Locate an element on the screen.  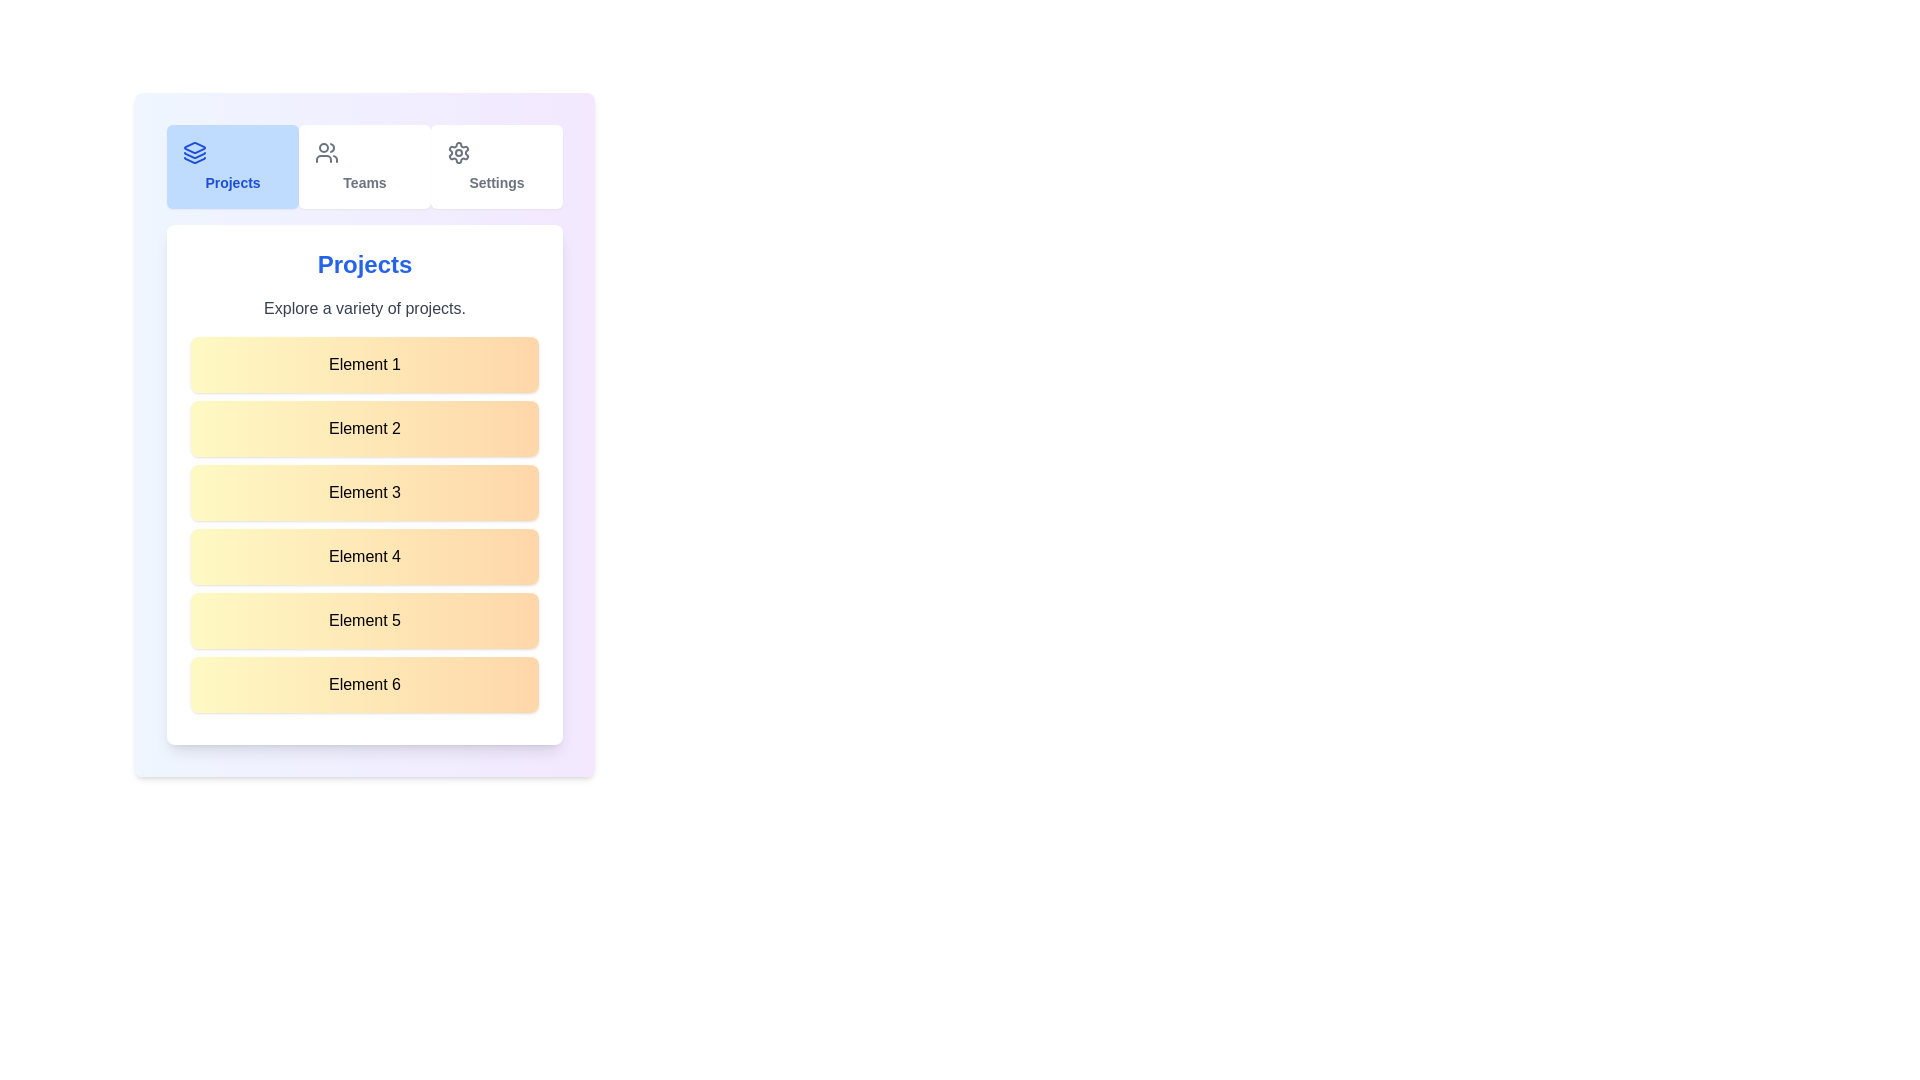
the list item labeled 'Element 2' is located at coordinates (364, 427).